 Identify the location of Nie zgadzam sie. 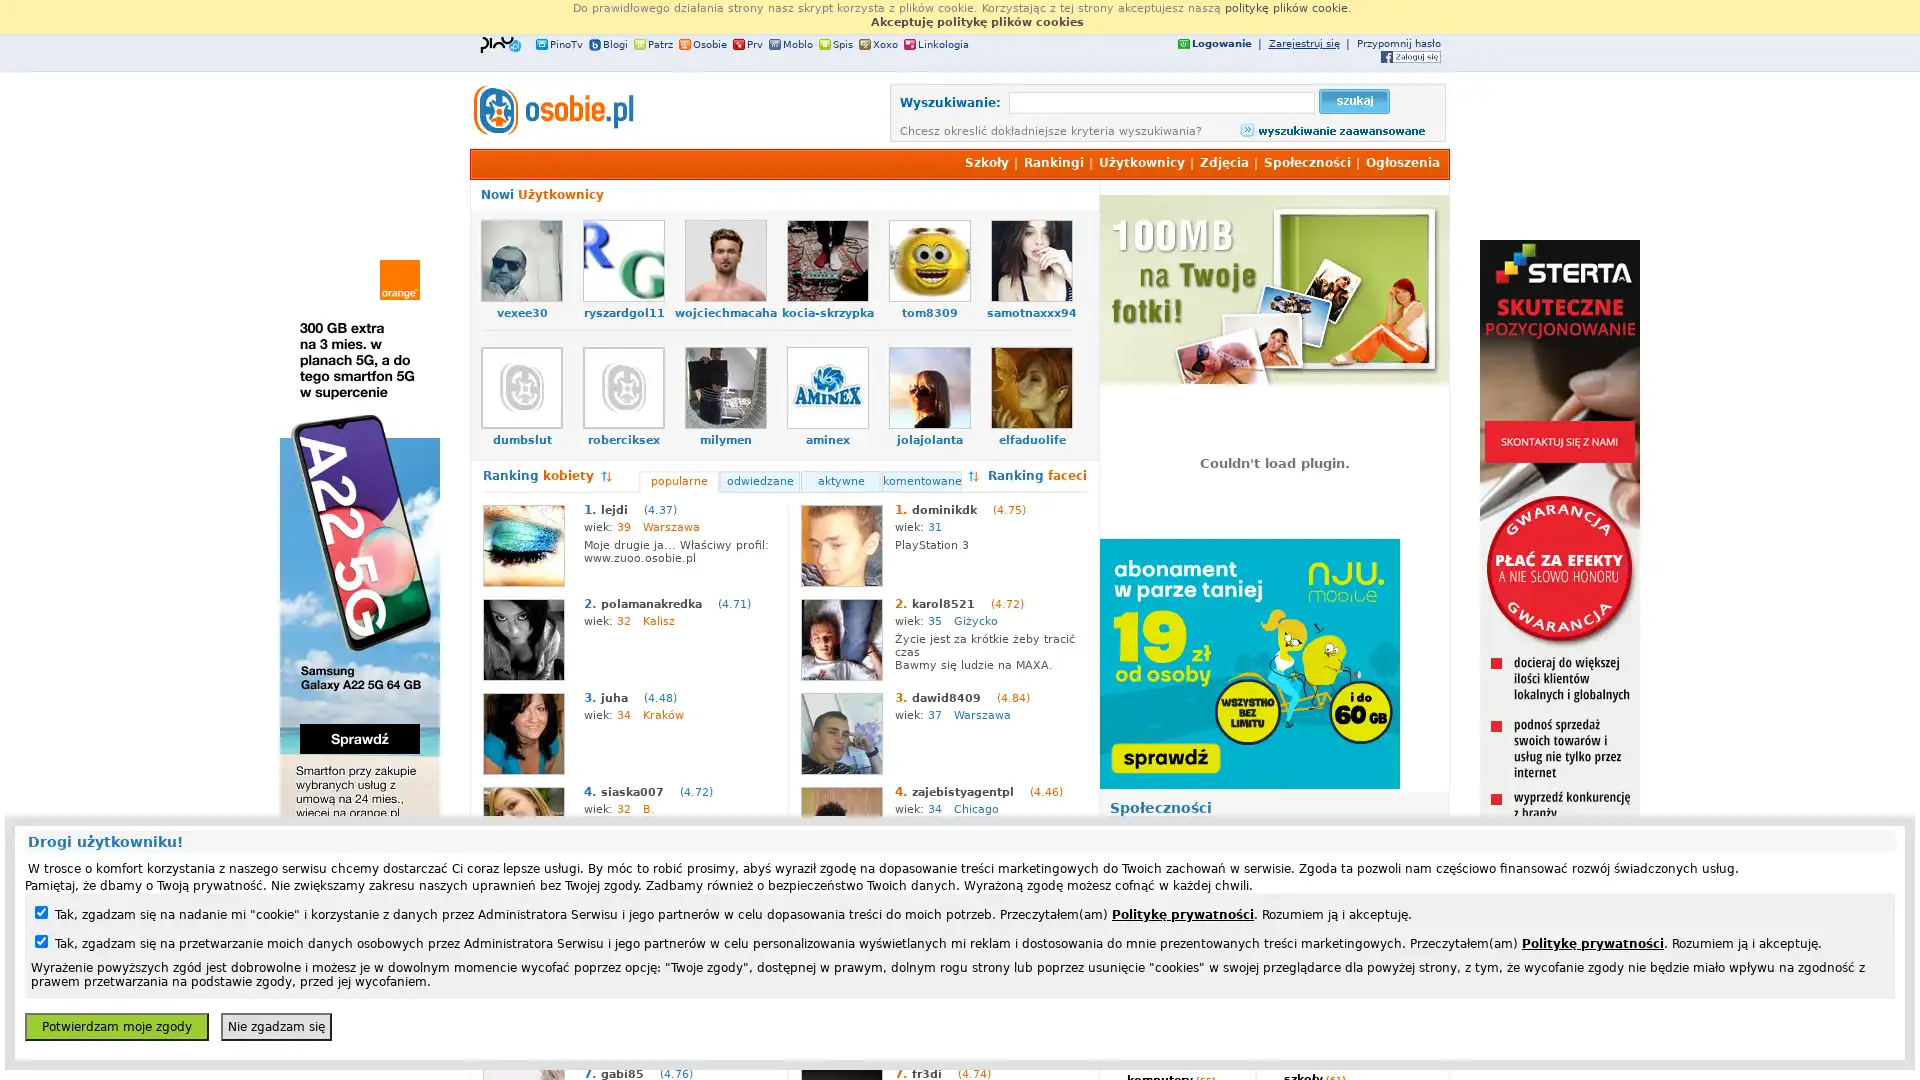
(275, 1026).